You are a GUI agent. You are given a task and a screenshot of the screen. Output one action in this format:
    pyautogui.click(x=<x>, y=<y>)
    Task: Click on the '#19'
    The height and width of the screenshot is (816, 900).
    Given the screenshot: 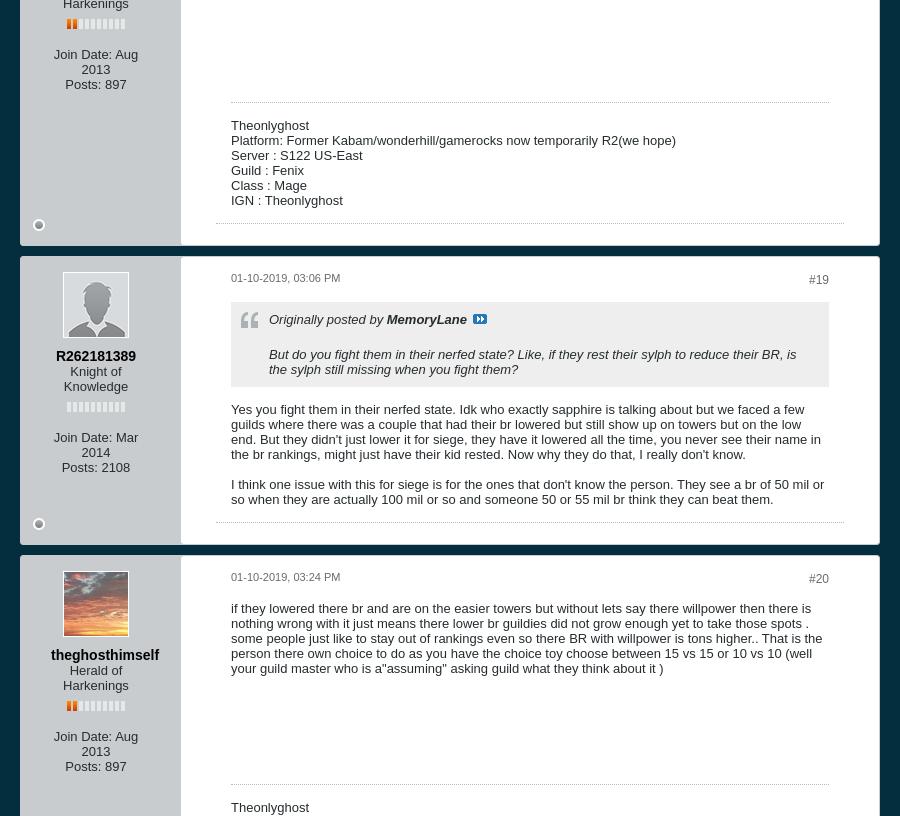 What is the action you would take?
    pyautogui.click(x=808, y=277)
    